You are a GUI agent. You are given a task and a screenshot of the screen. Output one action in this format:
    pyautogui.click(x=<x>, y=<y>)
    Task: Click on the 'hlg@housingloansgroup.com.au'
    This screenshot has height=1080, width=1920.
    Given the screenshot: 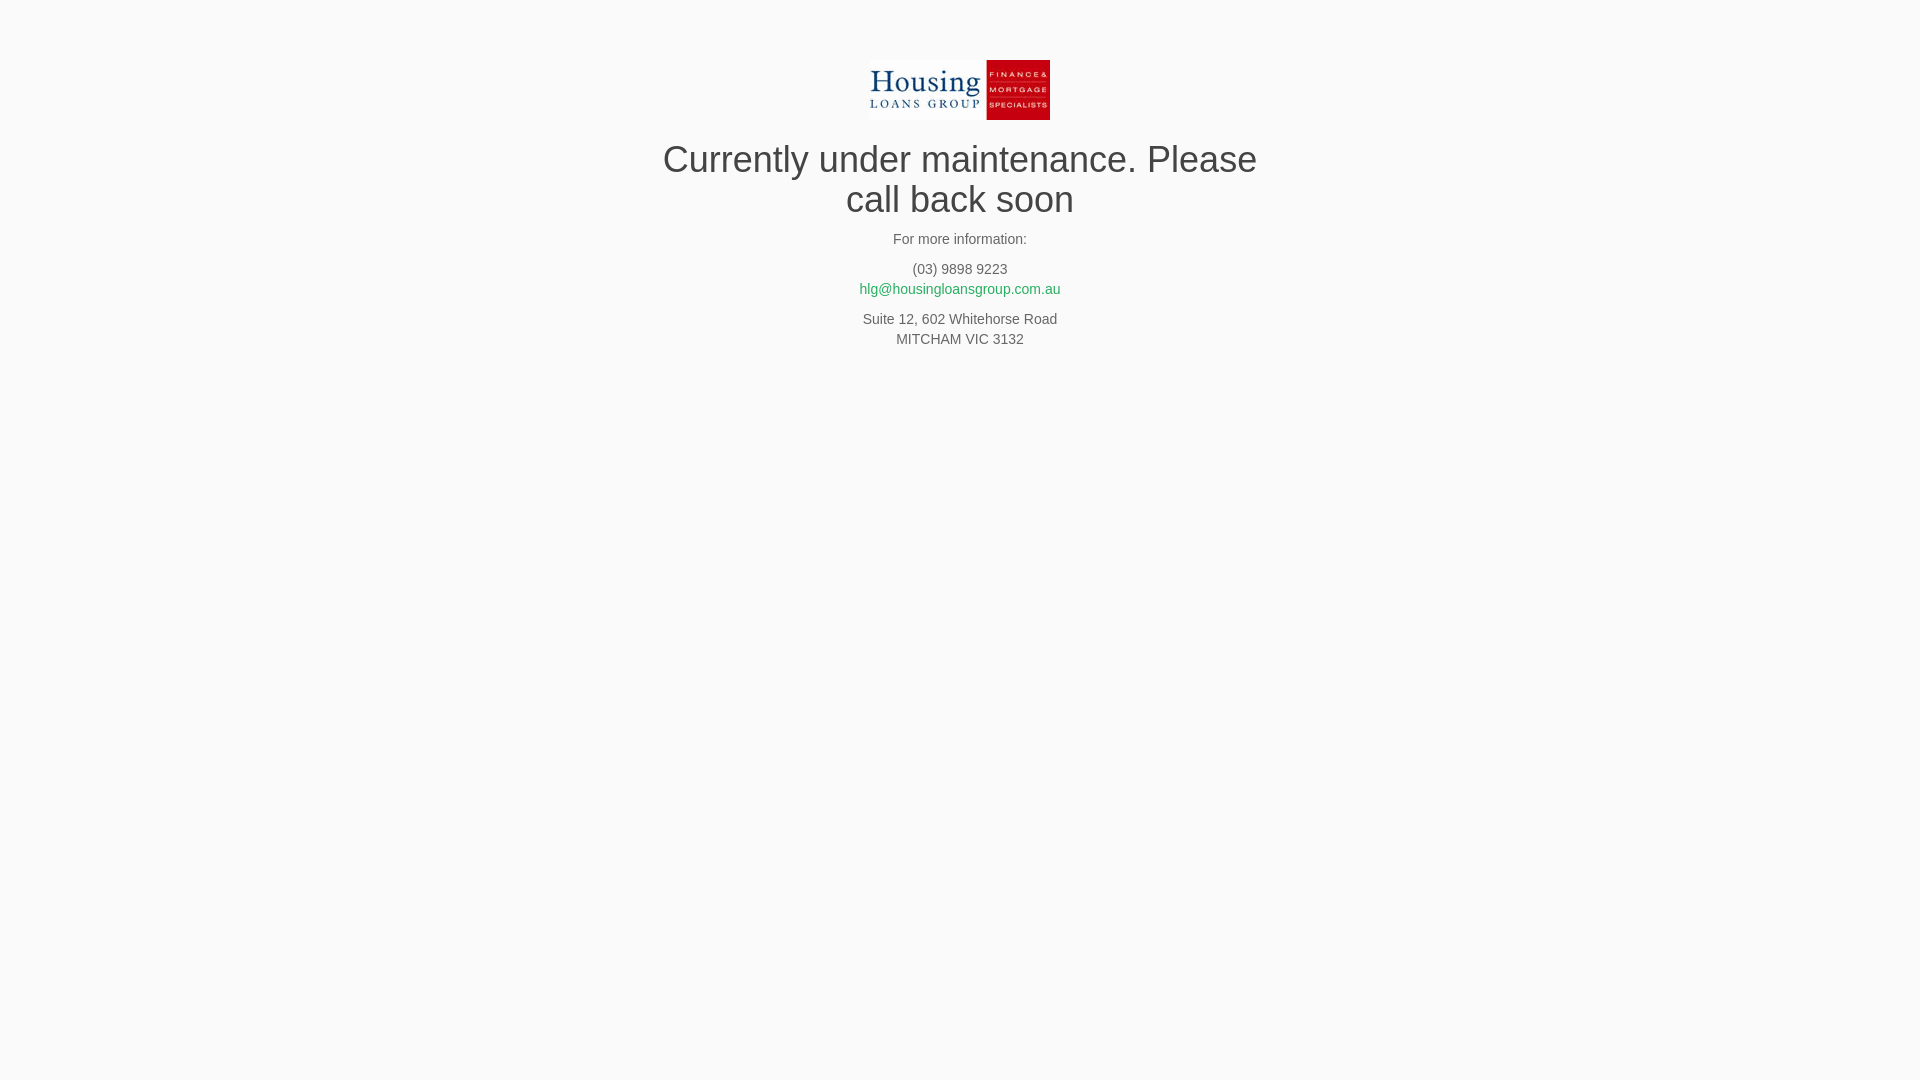 What is the action you would take?
    pyautogui.click(x=958, y=289)
    